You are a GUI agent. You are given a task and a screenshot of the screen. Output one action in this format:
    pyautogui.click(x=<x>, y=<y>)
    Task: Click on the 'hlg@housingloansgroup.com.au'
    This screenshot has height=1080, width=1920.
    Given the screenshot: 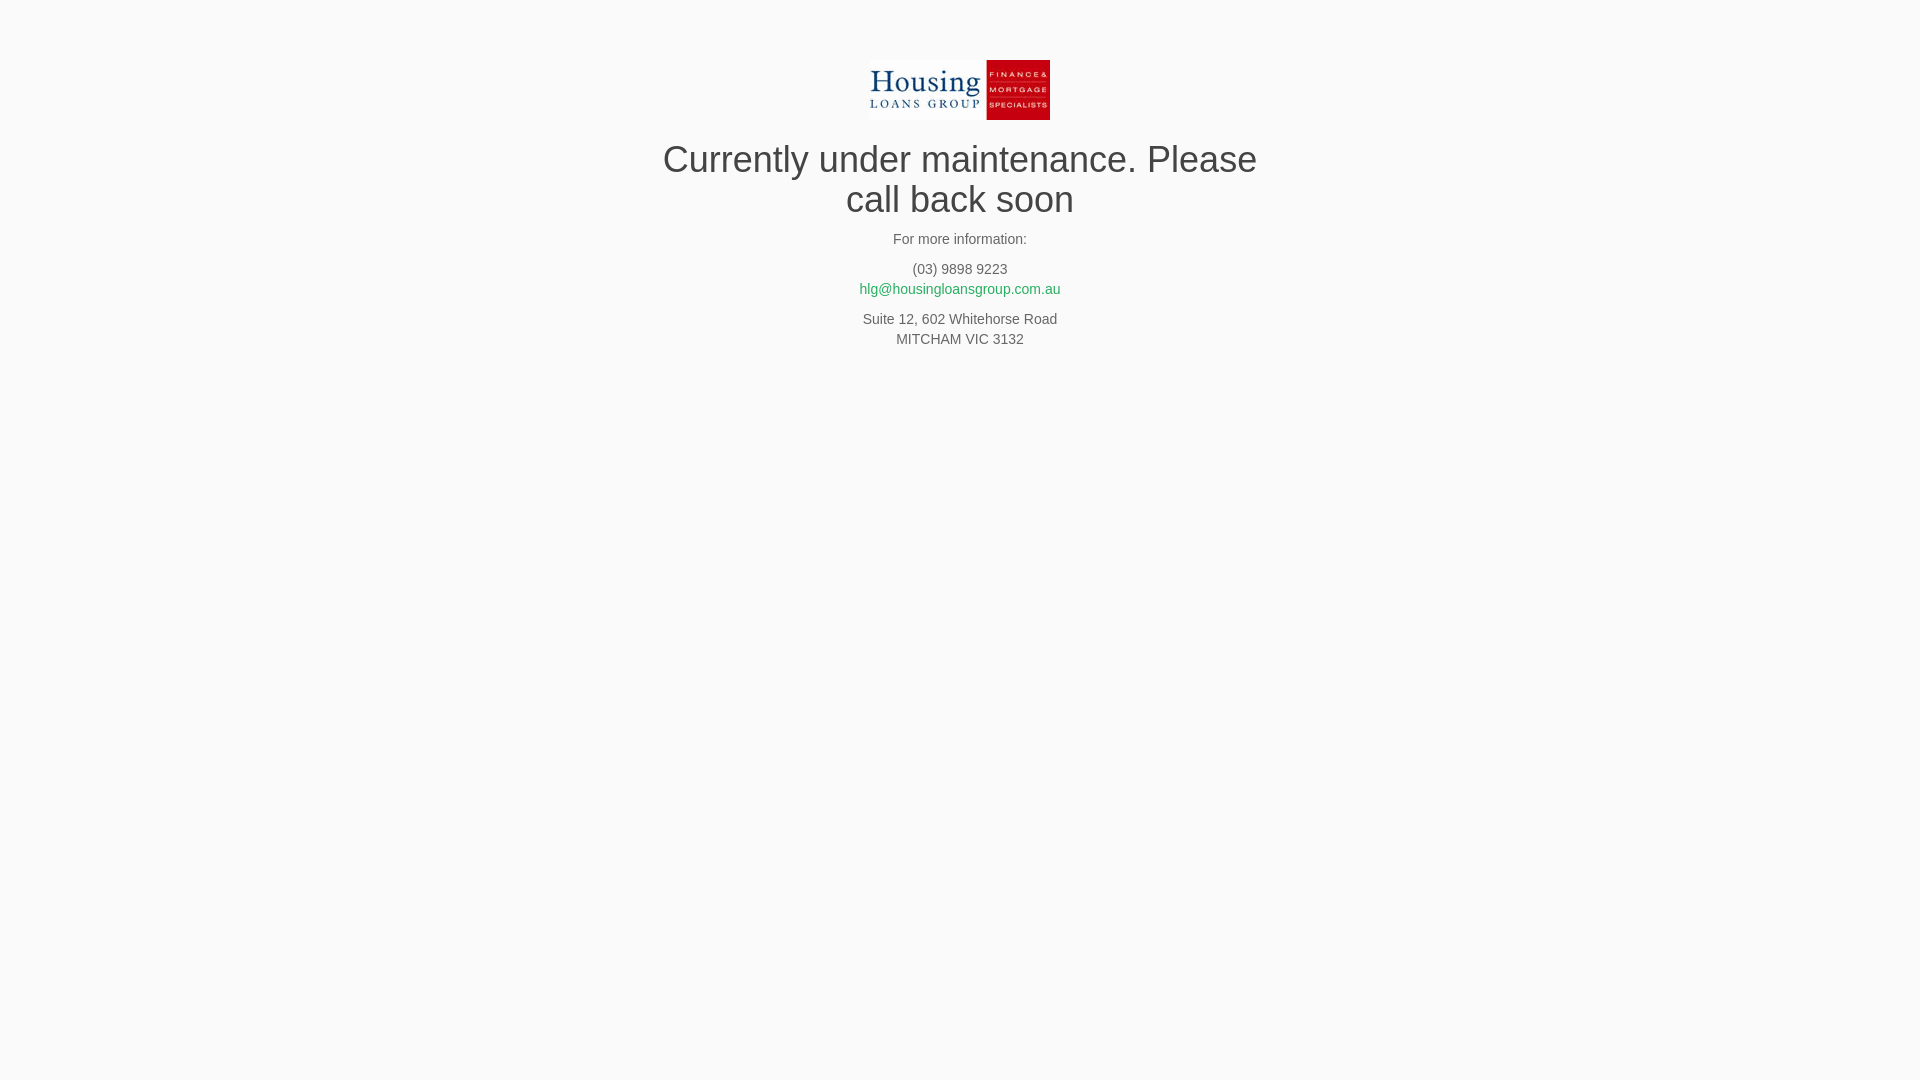 What is the action you would take?
    pyautogui.click(x=958, y=289)
    